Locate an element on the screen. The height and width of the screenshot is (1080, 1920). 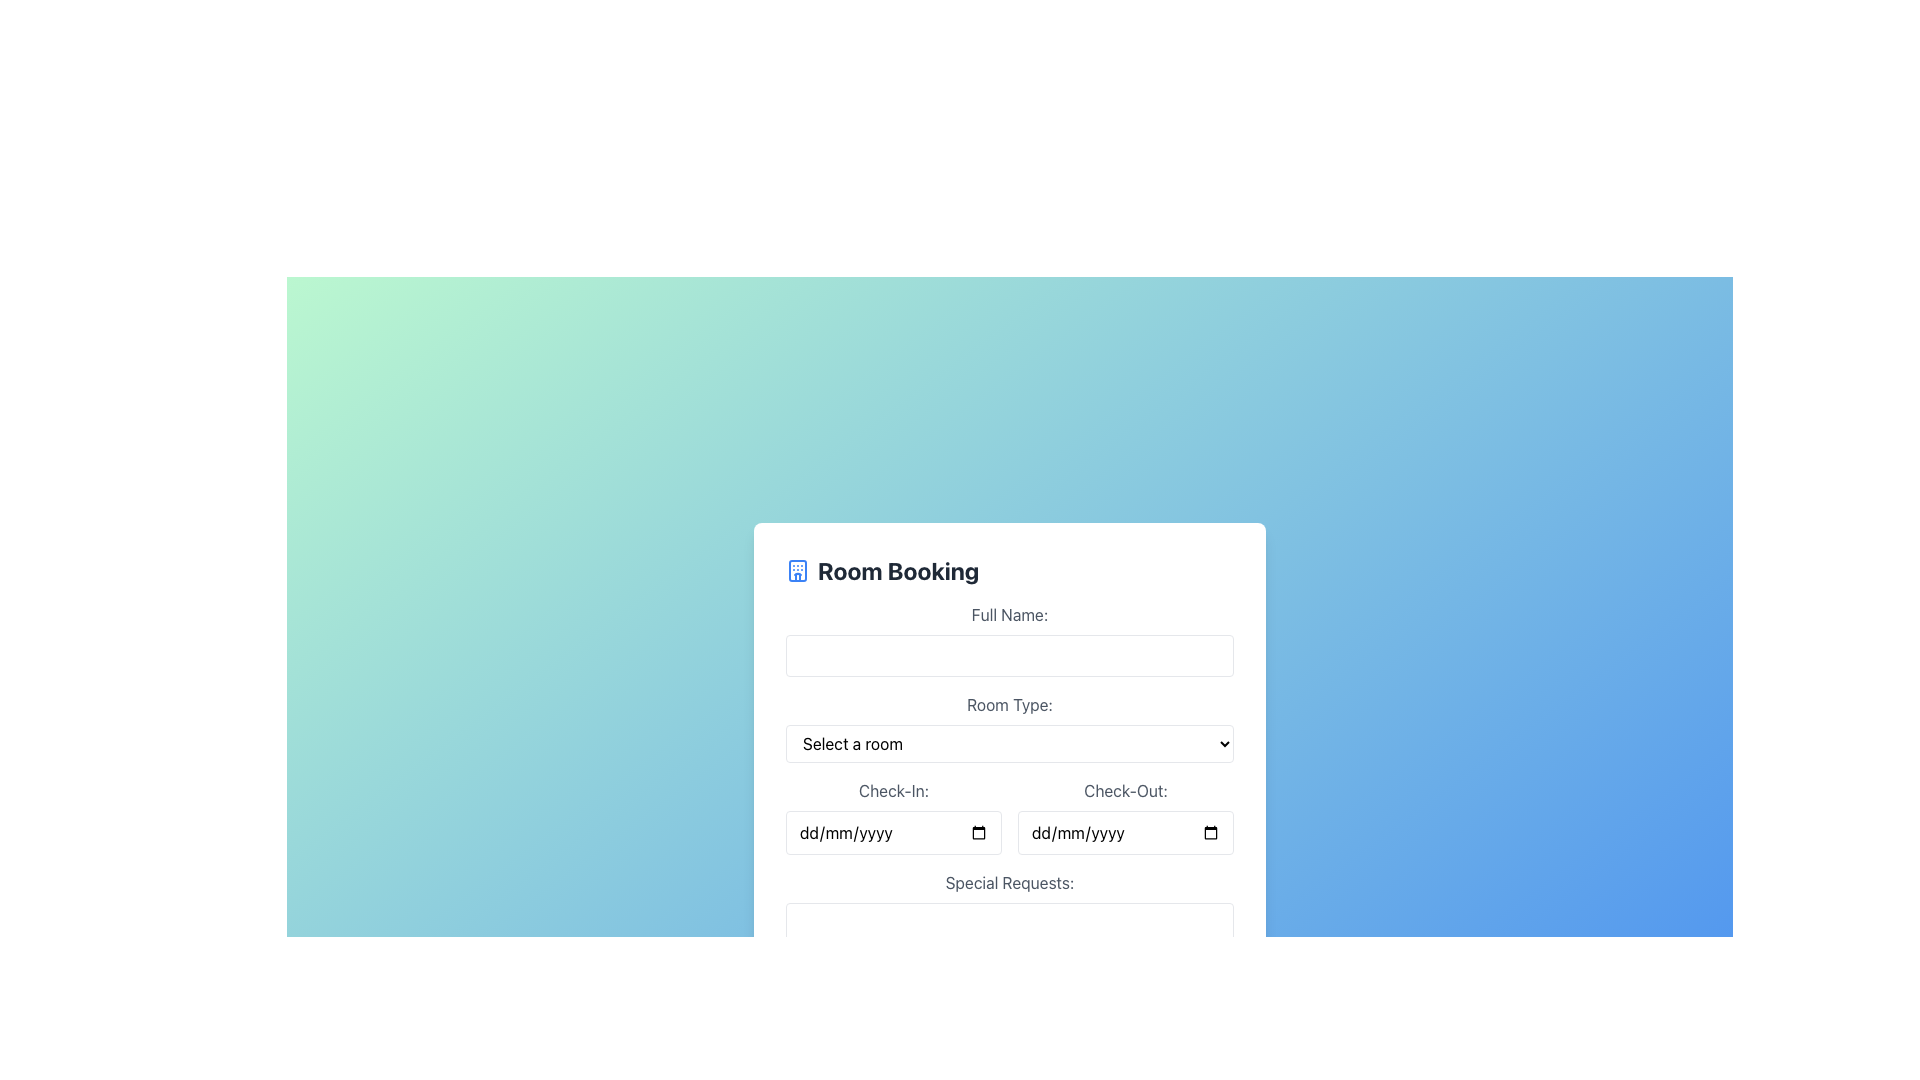
the text within the multiline Text Area located beneath the 'Special Requests:' label, which allows users to provide additional comments or requests related to their booking is located at coordinates (1009, 959).